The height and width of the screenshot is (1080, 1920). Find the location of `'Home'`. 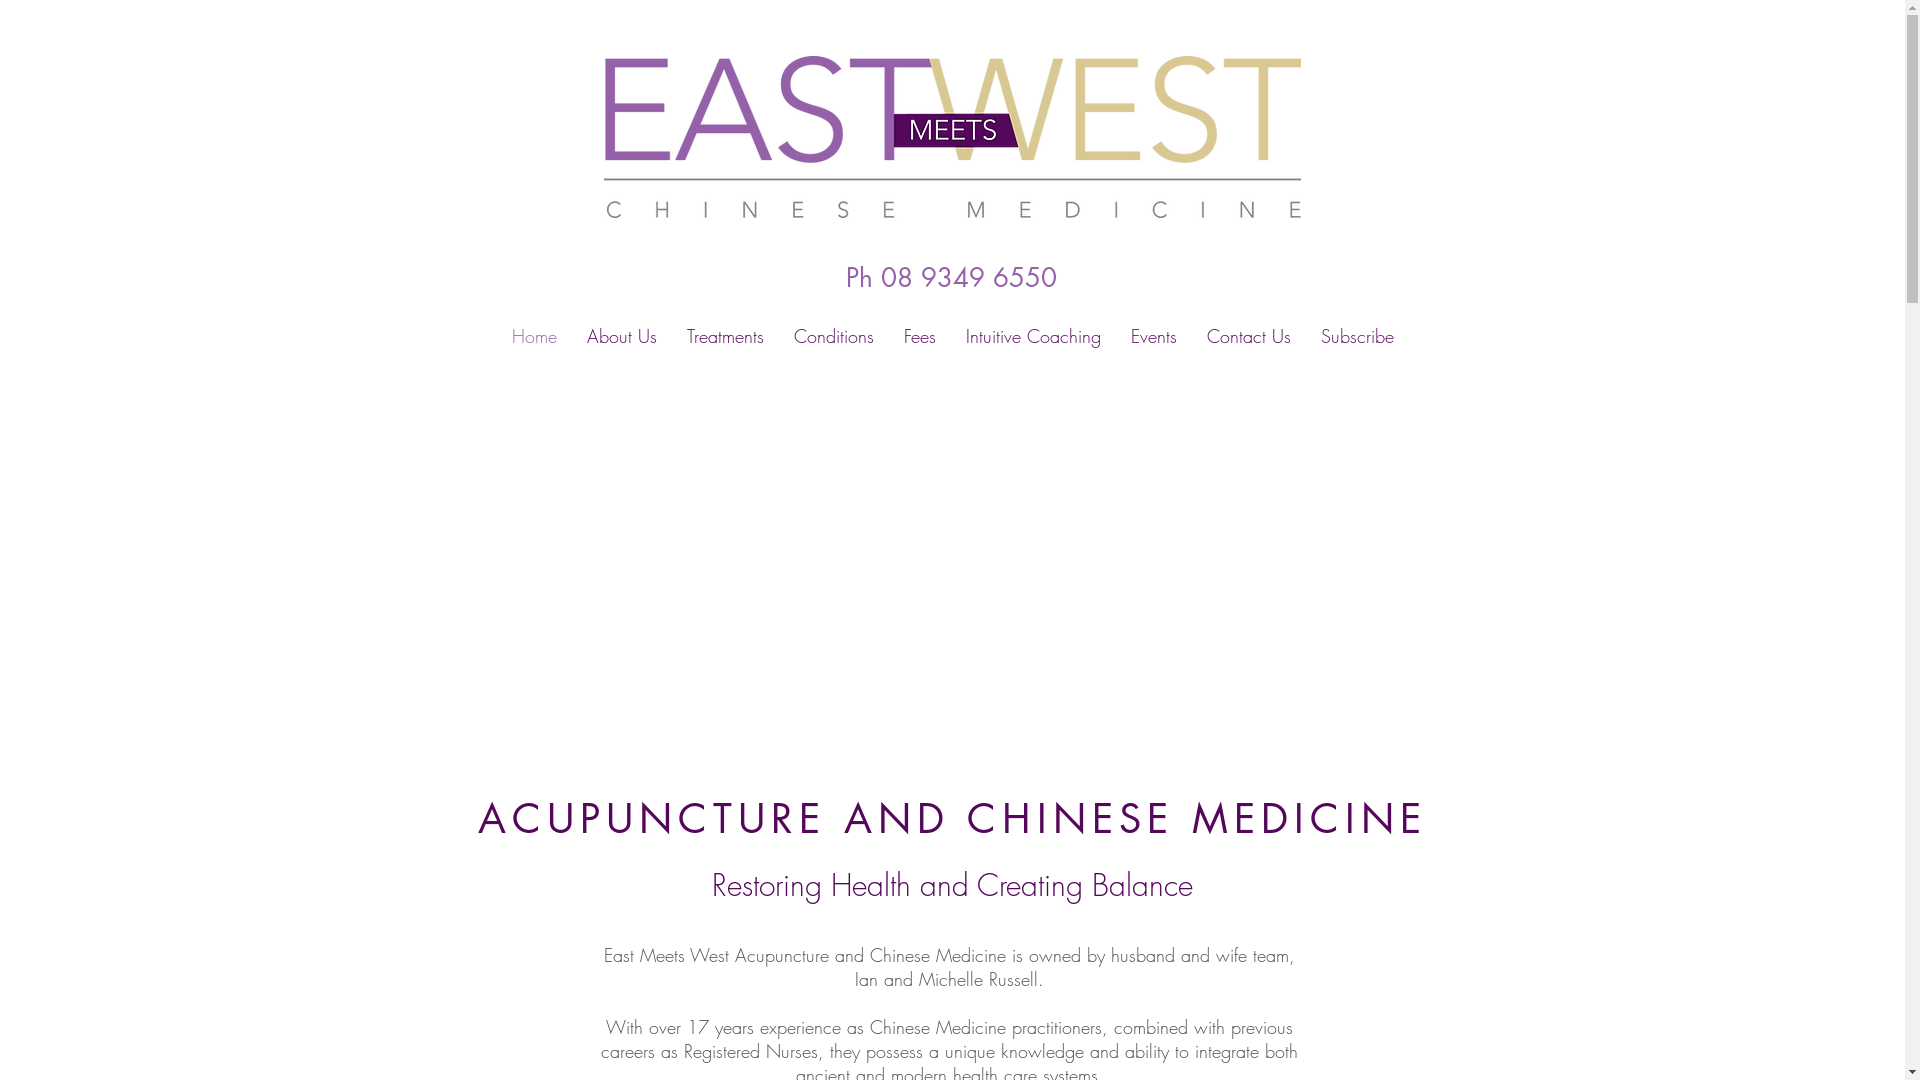

'Home' is located at coordinates (533, 334).